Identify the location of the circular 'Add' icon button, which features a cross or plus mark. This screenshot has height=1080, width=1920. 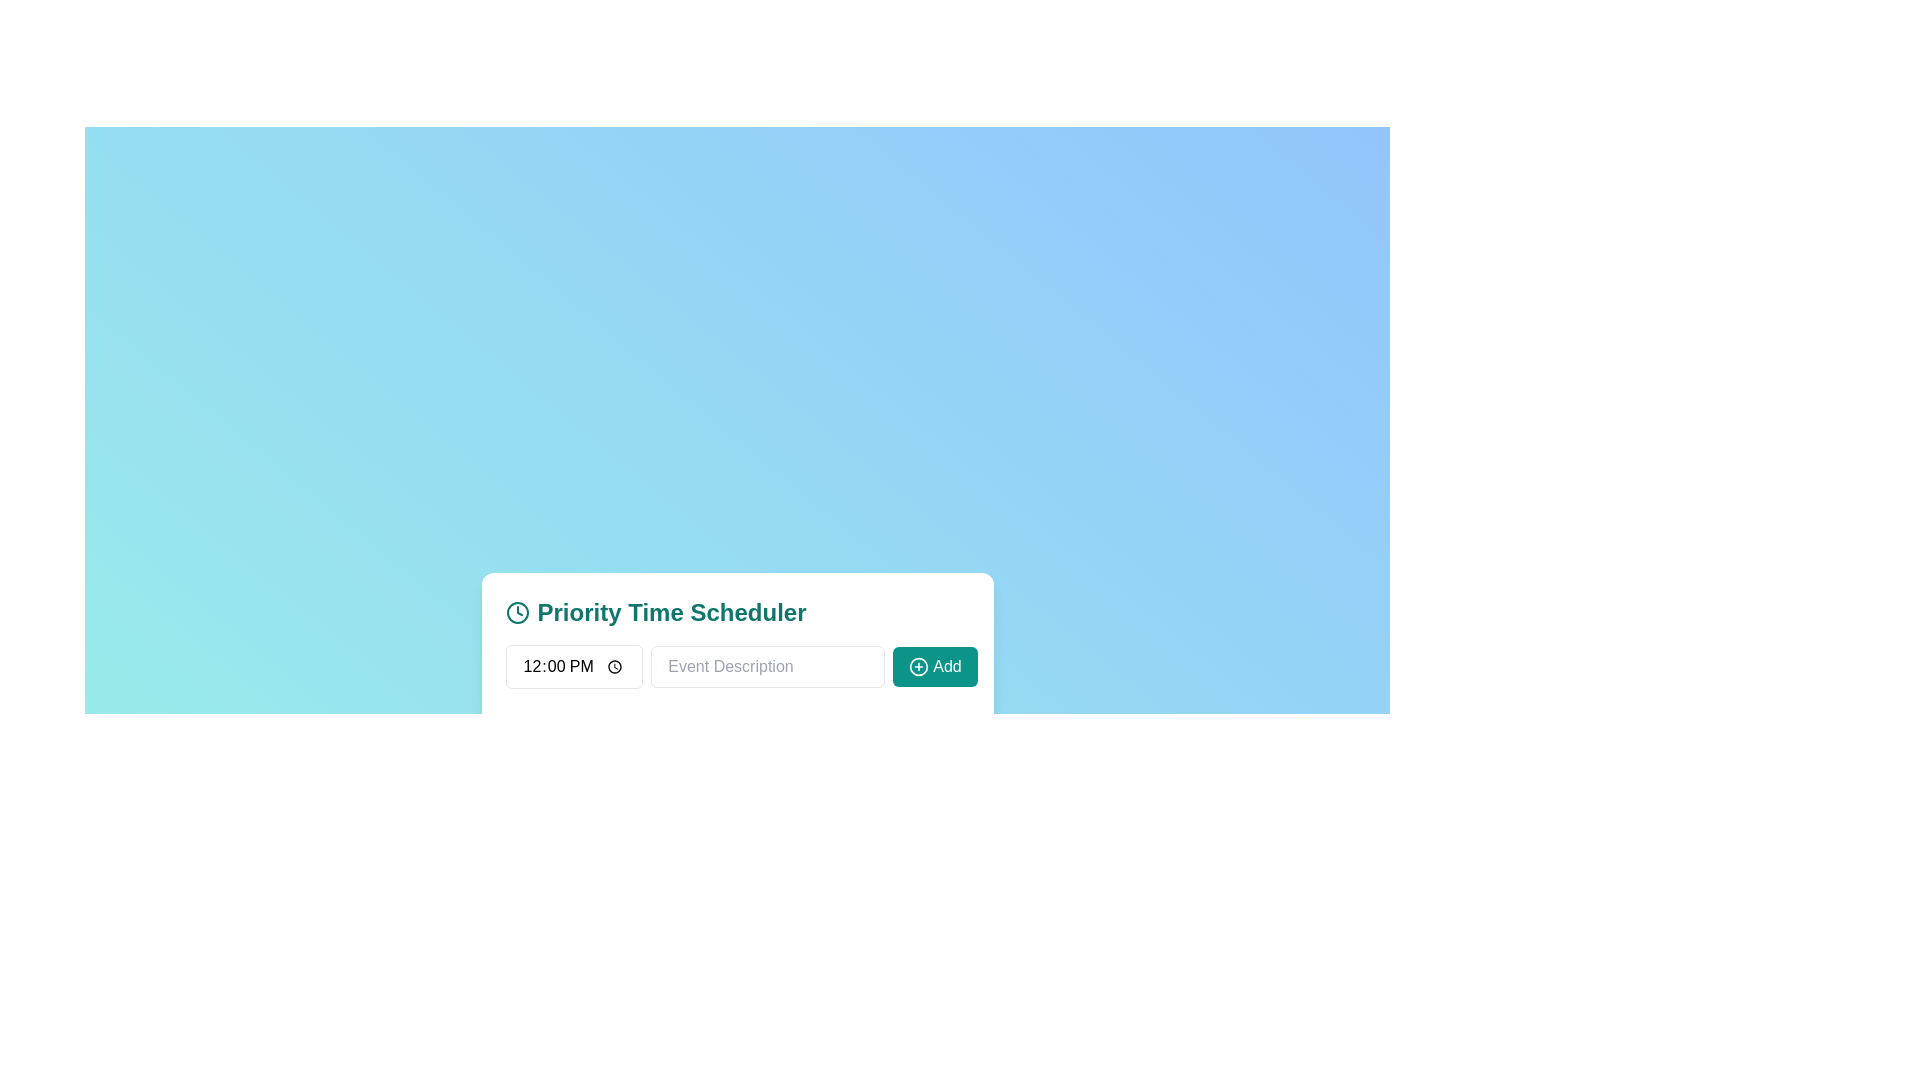
(918, 667).